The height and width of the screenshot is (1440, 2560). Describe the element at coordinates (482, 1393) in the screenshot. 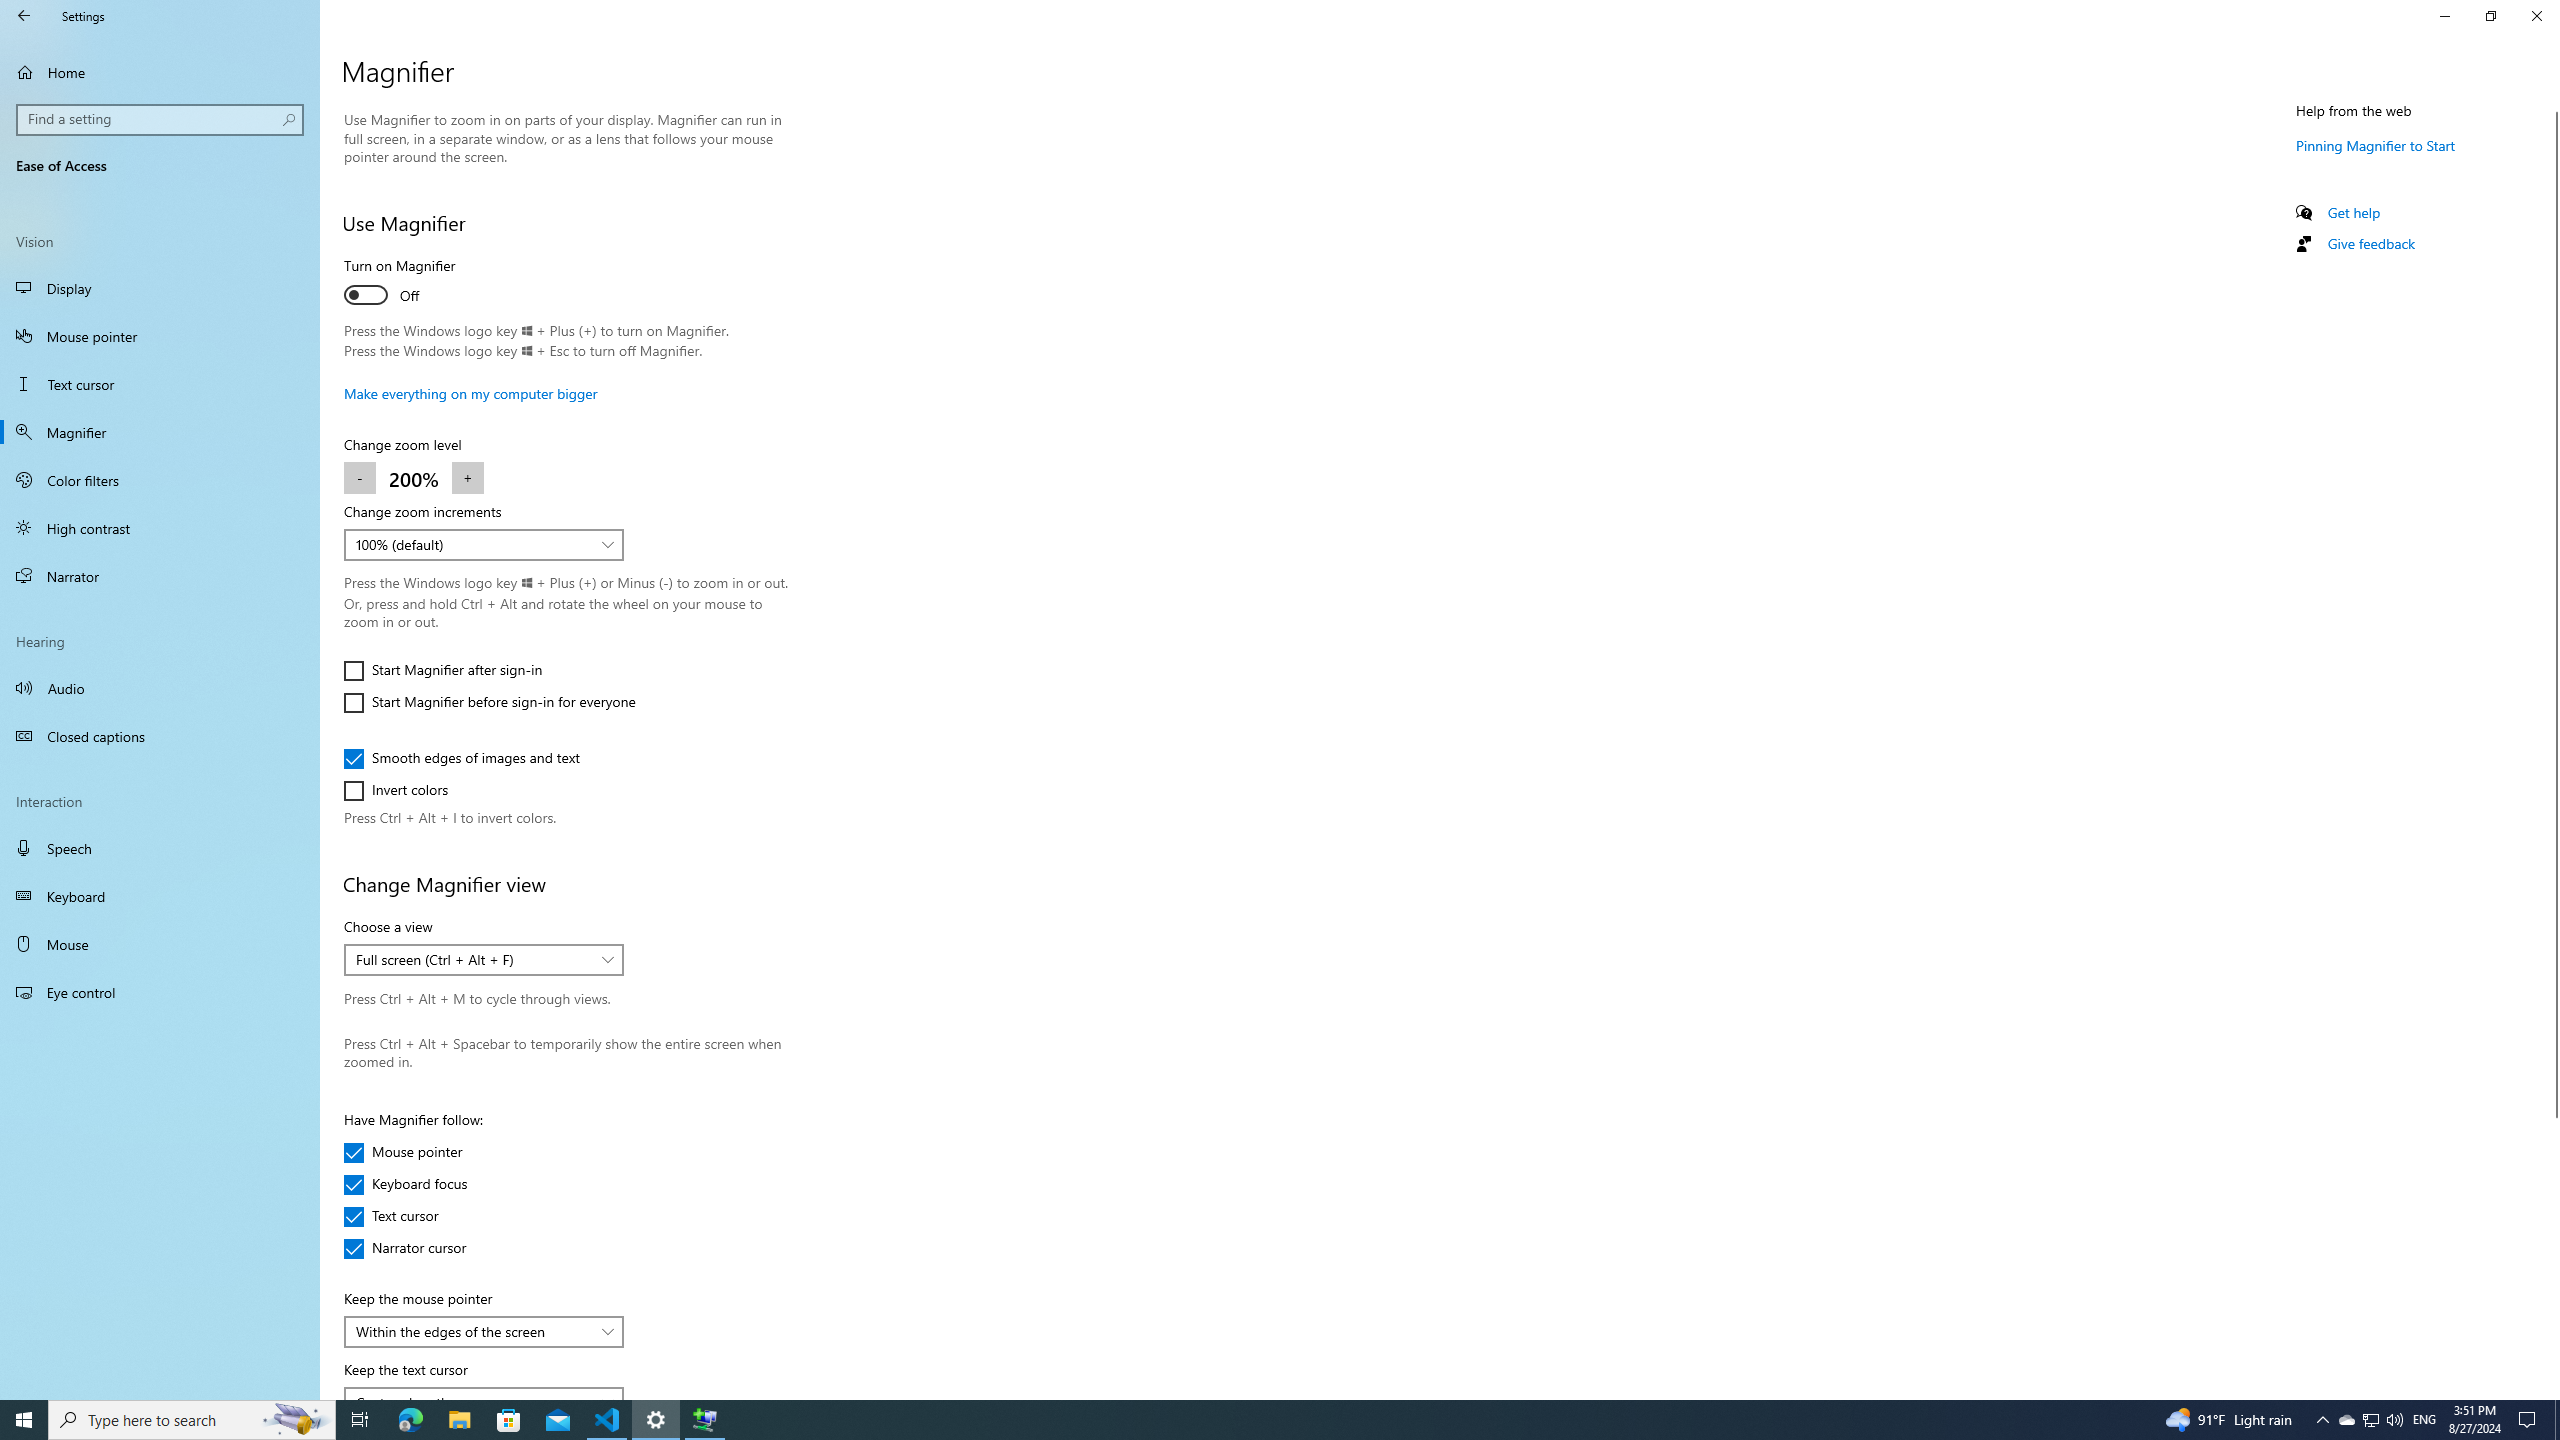

I see `'Keep the text cursor'` at that location.